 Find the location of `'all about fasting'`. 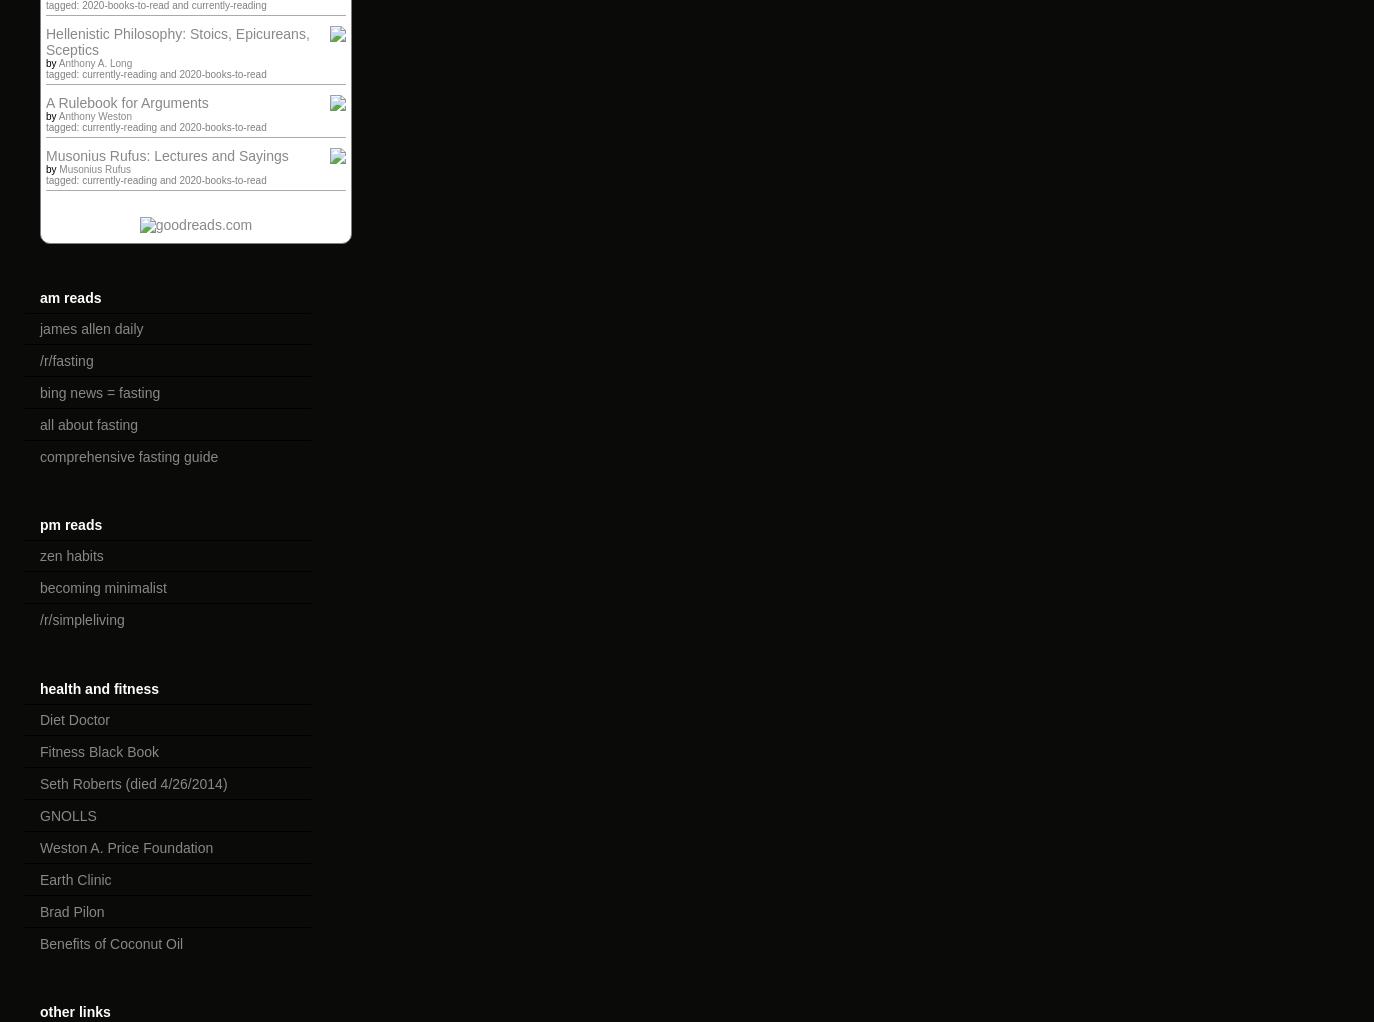

'all about fasting' is located at coordinates (88, 424).